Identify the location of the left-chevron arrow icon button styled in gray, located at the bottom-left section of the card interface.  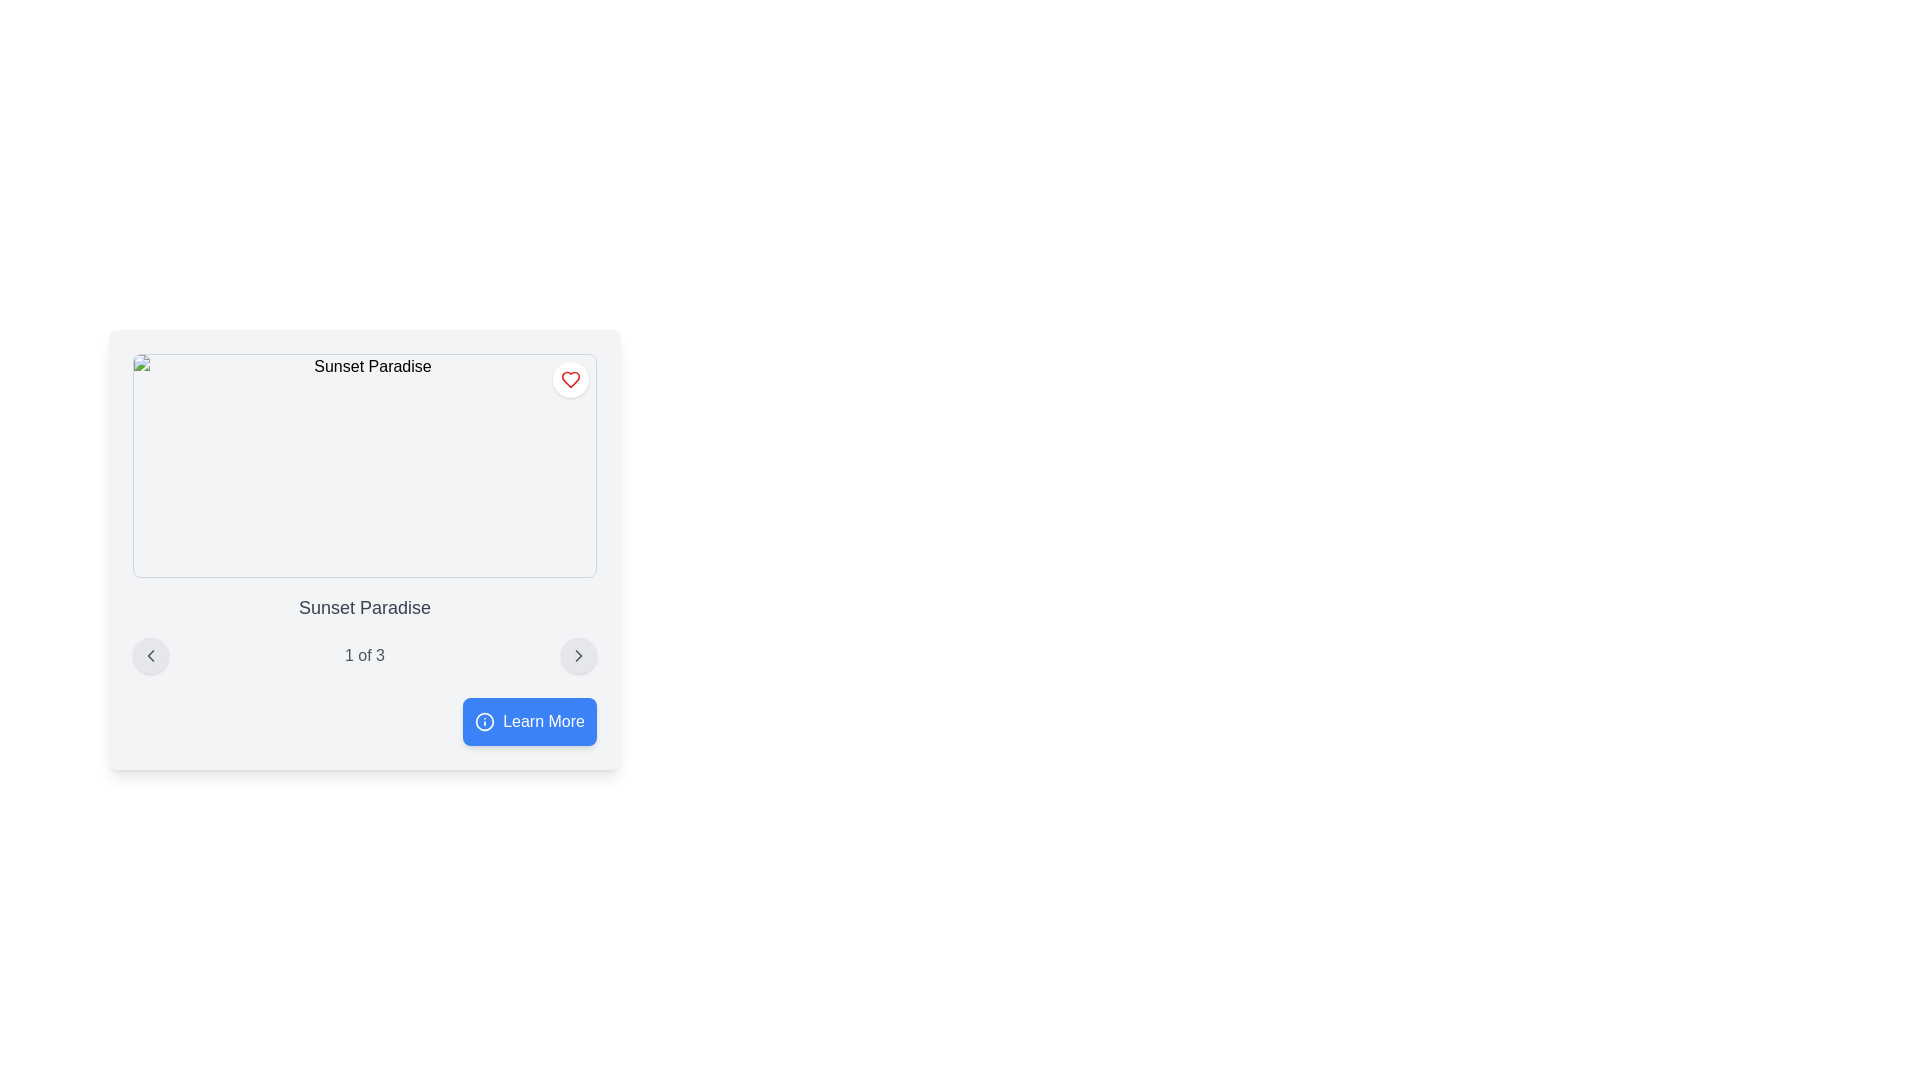
(149, 655).